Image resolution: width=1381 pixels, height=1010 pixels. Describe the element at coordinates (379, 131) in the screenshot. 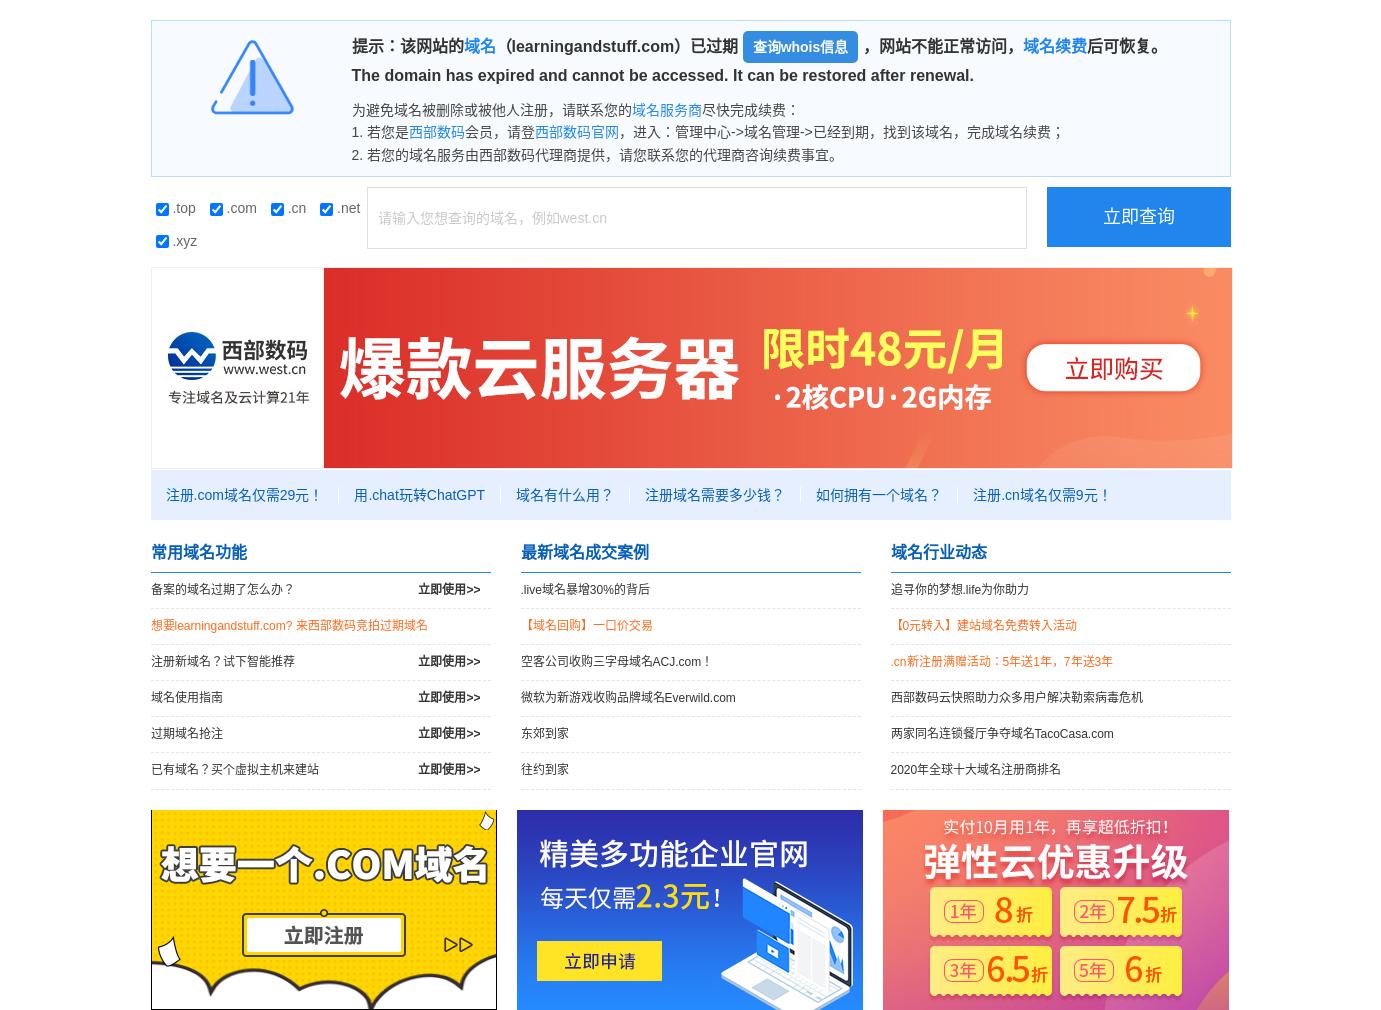

I see `'1. 若您是'` at that location.